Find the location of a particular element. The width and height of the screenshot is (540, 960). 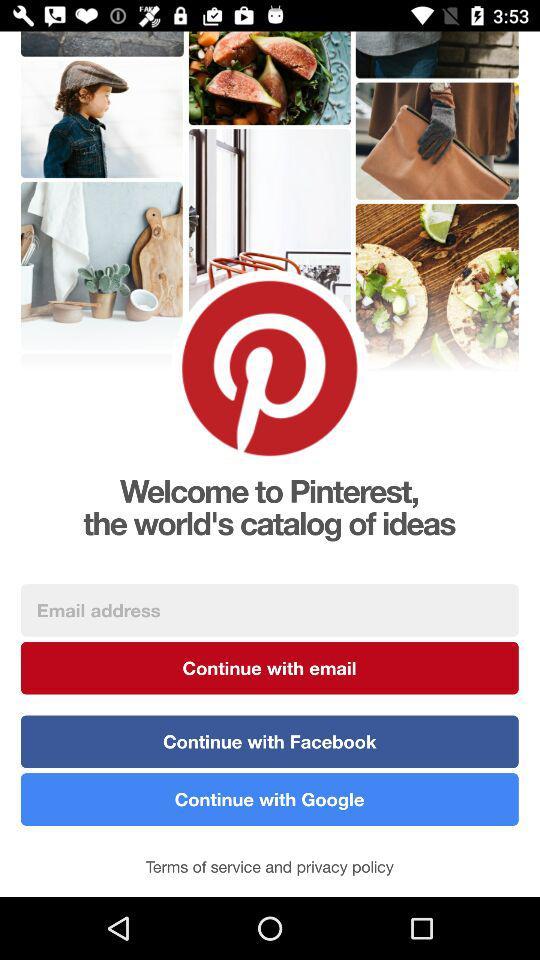

email sign in is located at coordinates (269, 609).